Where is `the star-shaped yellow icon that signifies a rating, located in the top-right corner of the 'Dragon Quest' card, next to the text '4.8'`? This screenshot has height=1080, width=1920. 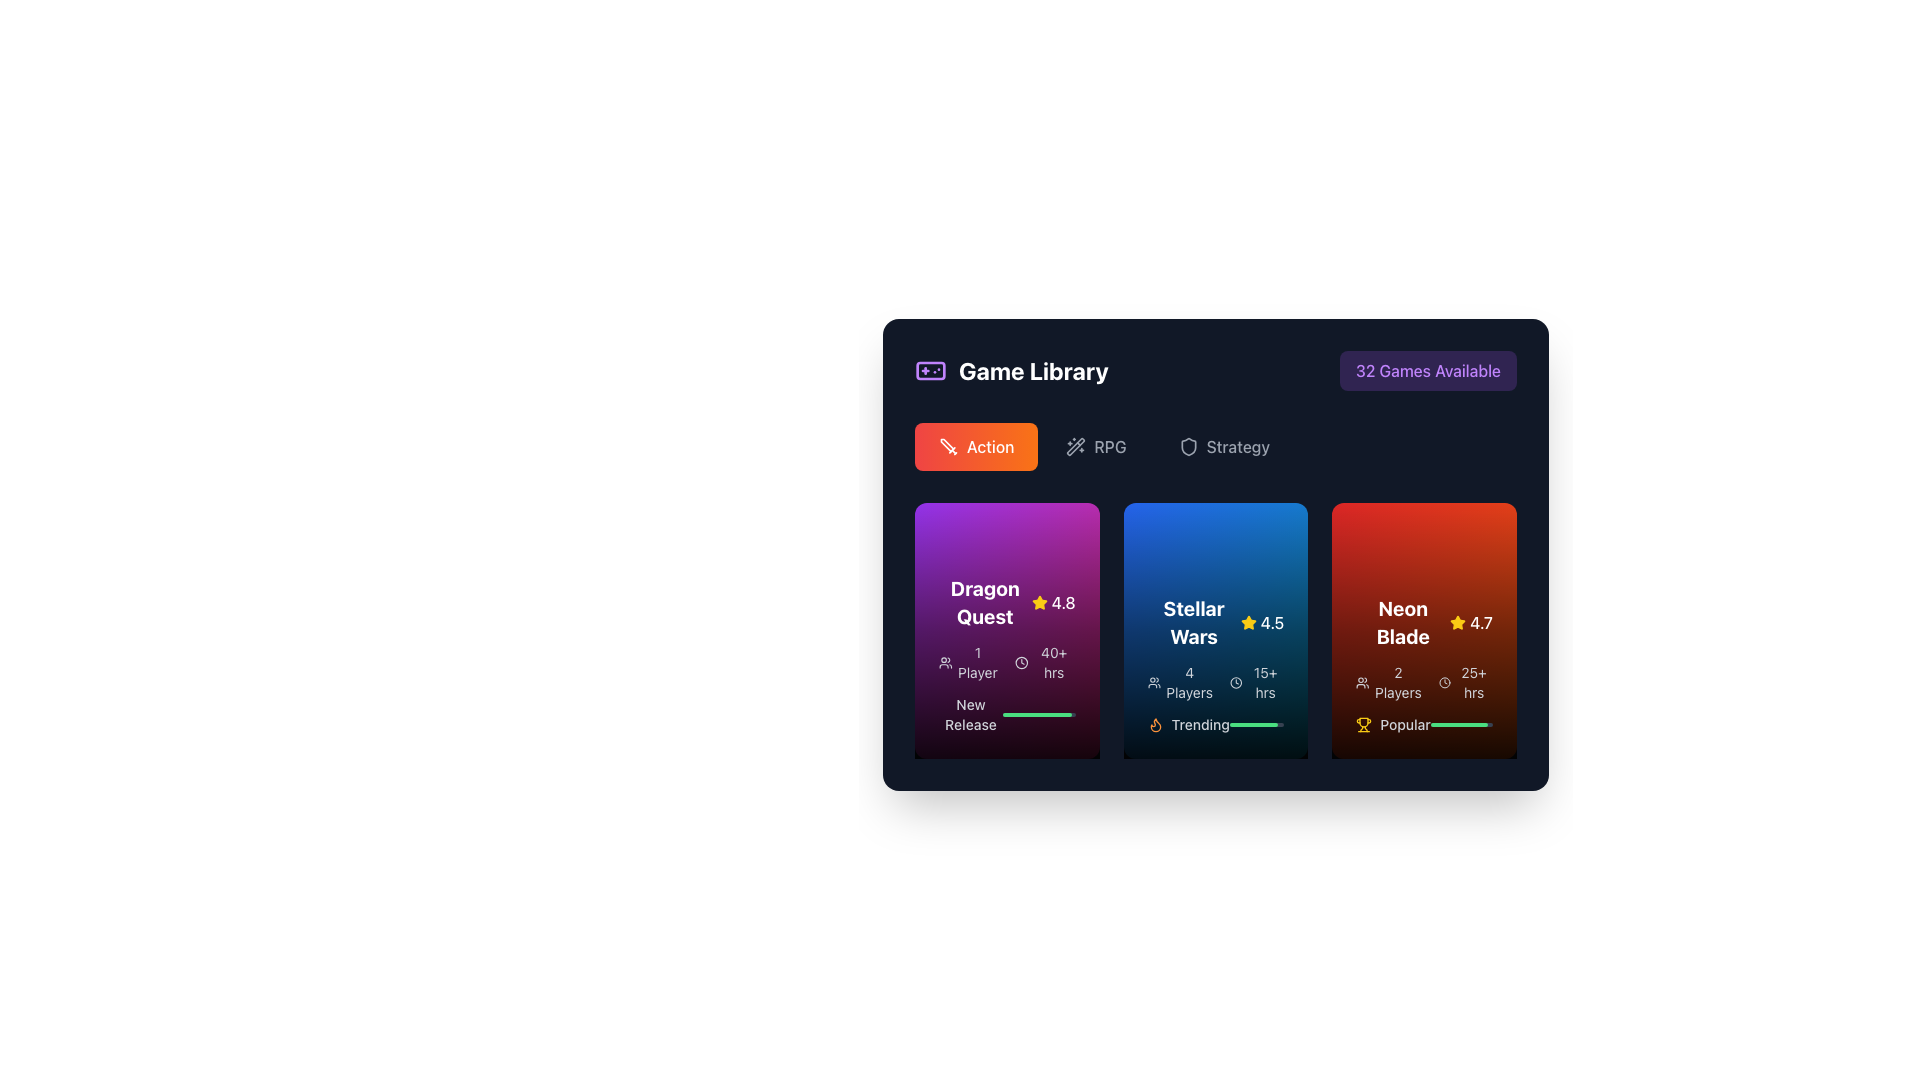
the star-shaped yellow icon that signifies a rating, located in the top-right corner of the 'Dragon Quest' card, next to the text '4.8' is located at coordinates (1039, 601).